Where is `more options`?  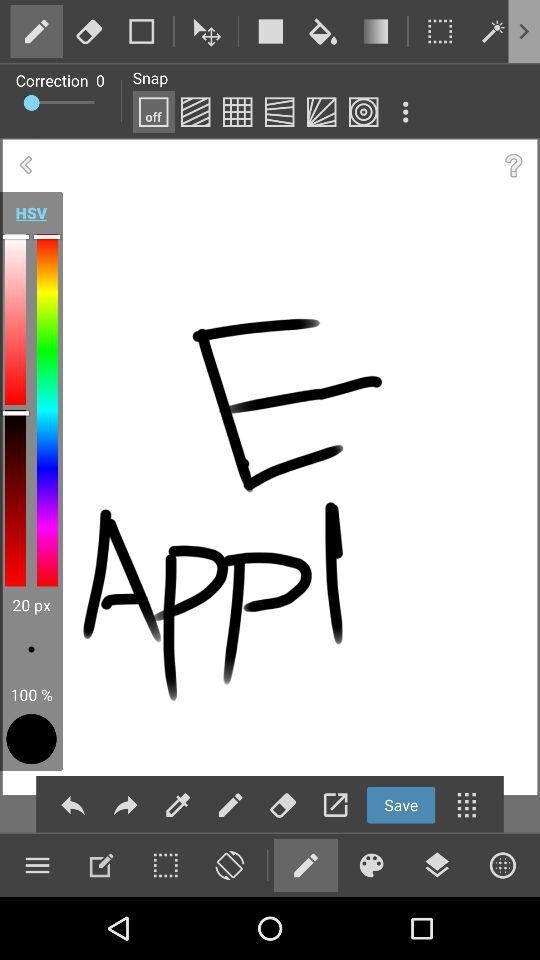 more options is located at coordinates (529, 30).